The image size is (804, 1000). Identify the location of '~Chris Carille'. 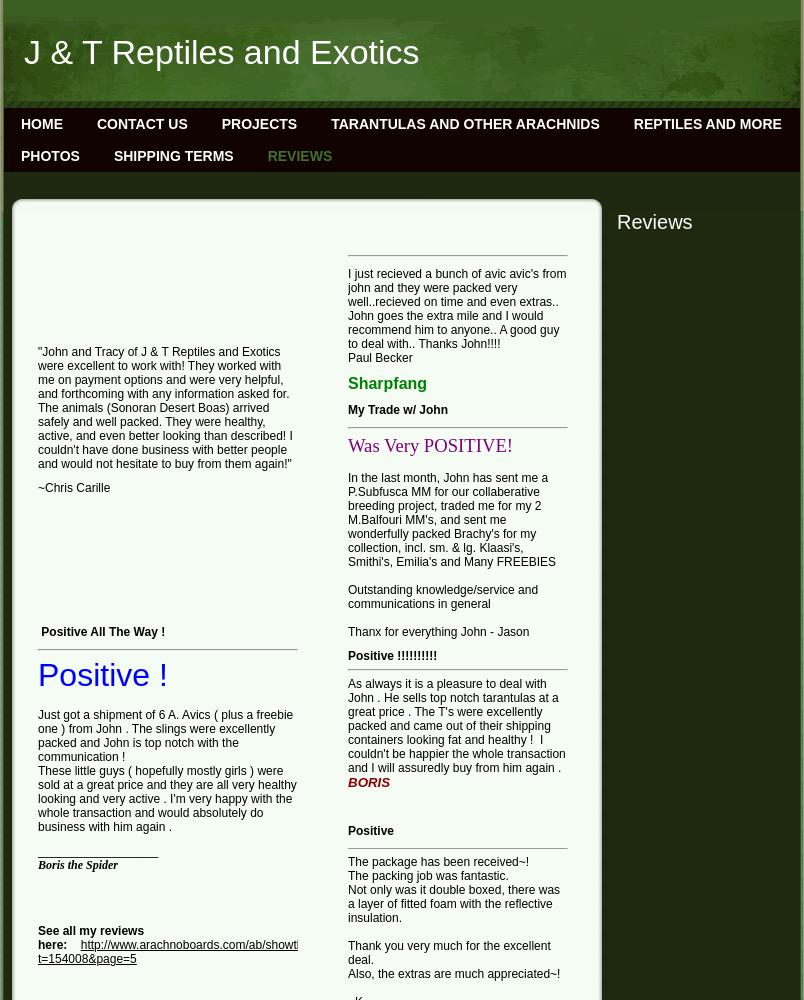
(72, 487).